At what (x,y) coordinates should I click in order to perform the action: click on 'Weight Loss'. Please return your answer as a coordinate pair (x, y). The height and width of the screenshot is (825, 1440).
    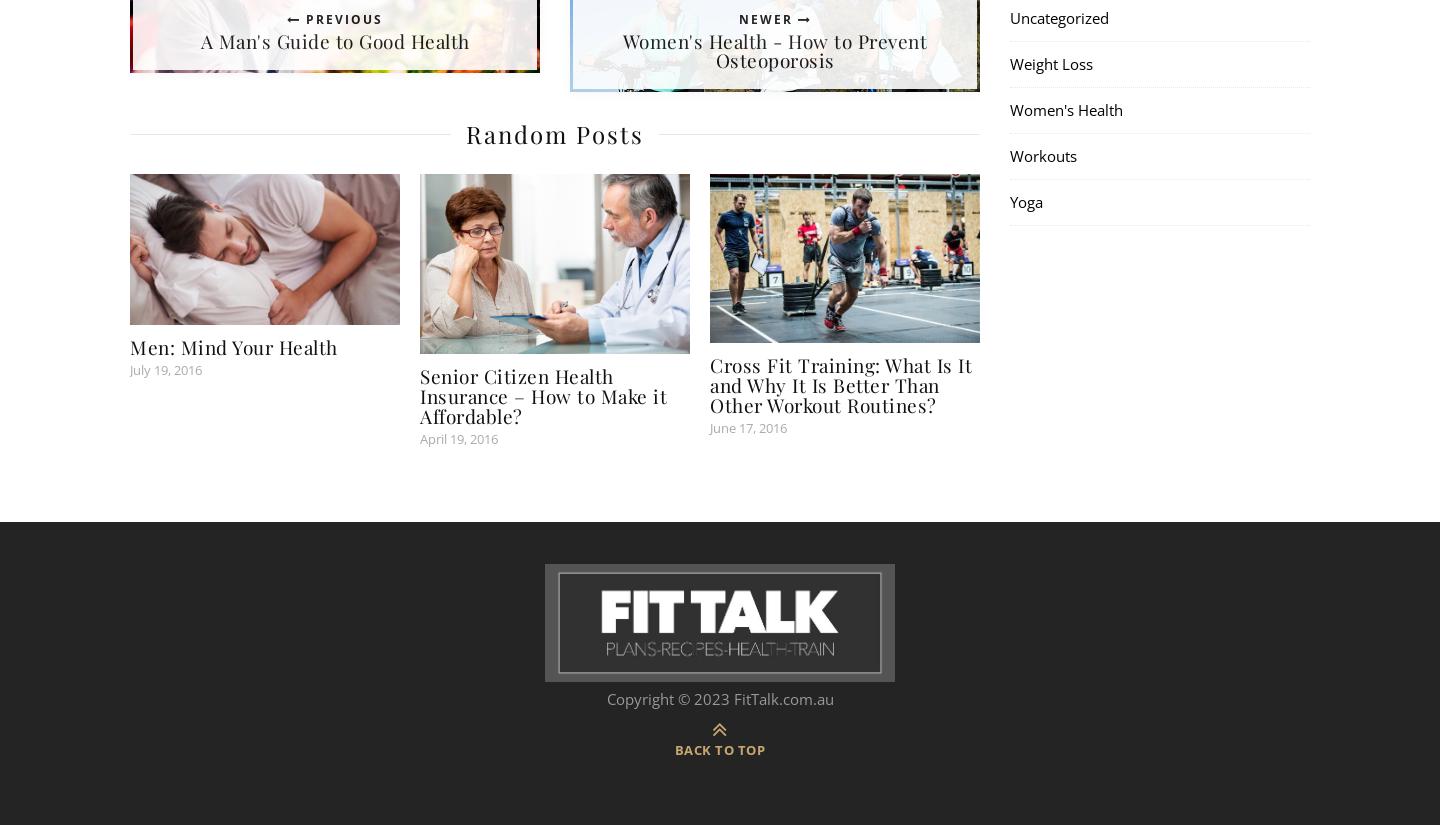
    Looking at the image, I should click on (1051, 63).